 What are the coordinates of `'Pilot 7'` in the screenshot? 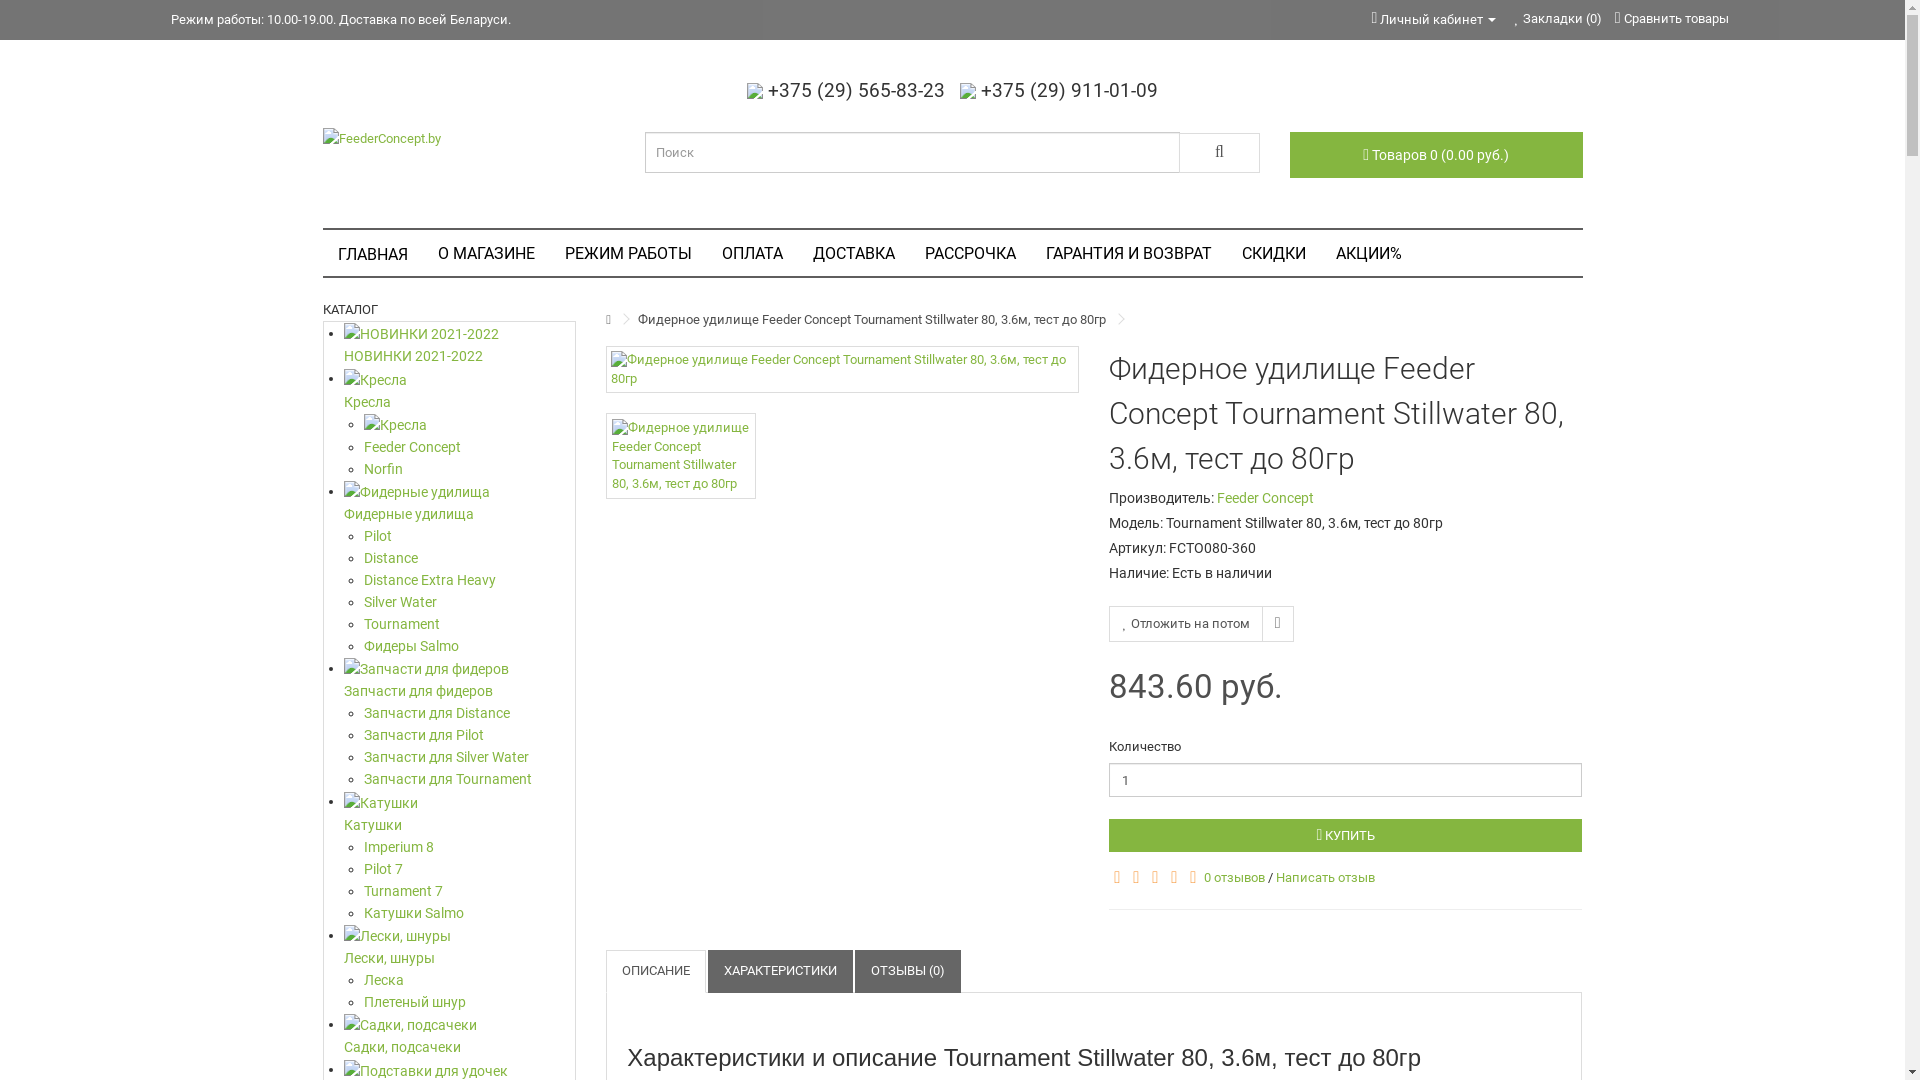 It's located at (469, 867).